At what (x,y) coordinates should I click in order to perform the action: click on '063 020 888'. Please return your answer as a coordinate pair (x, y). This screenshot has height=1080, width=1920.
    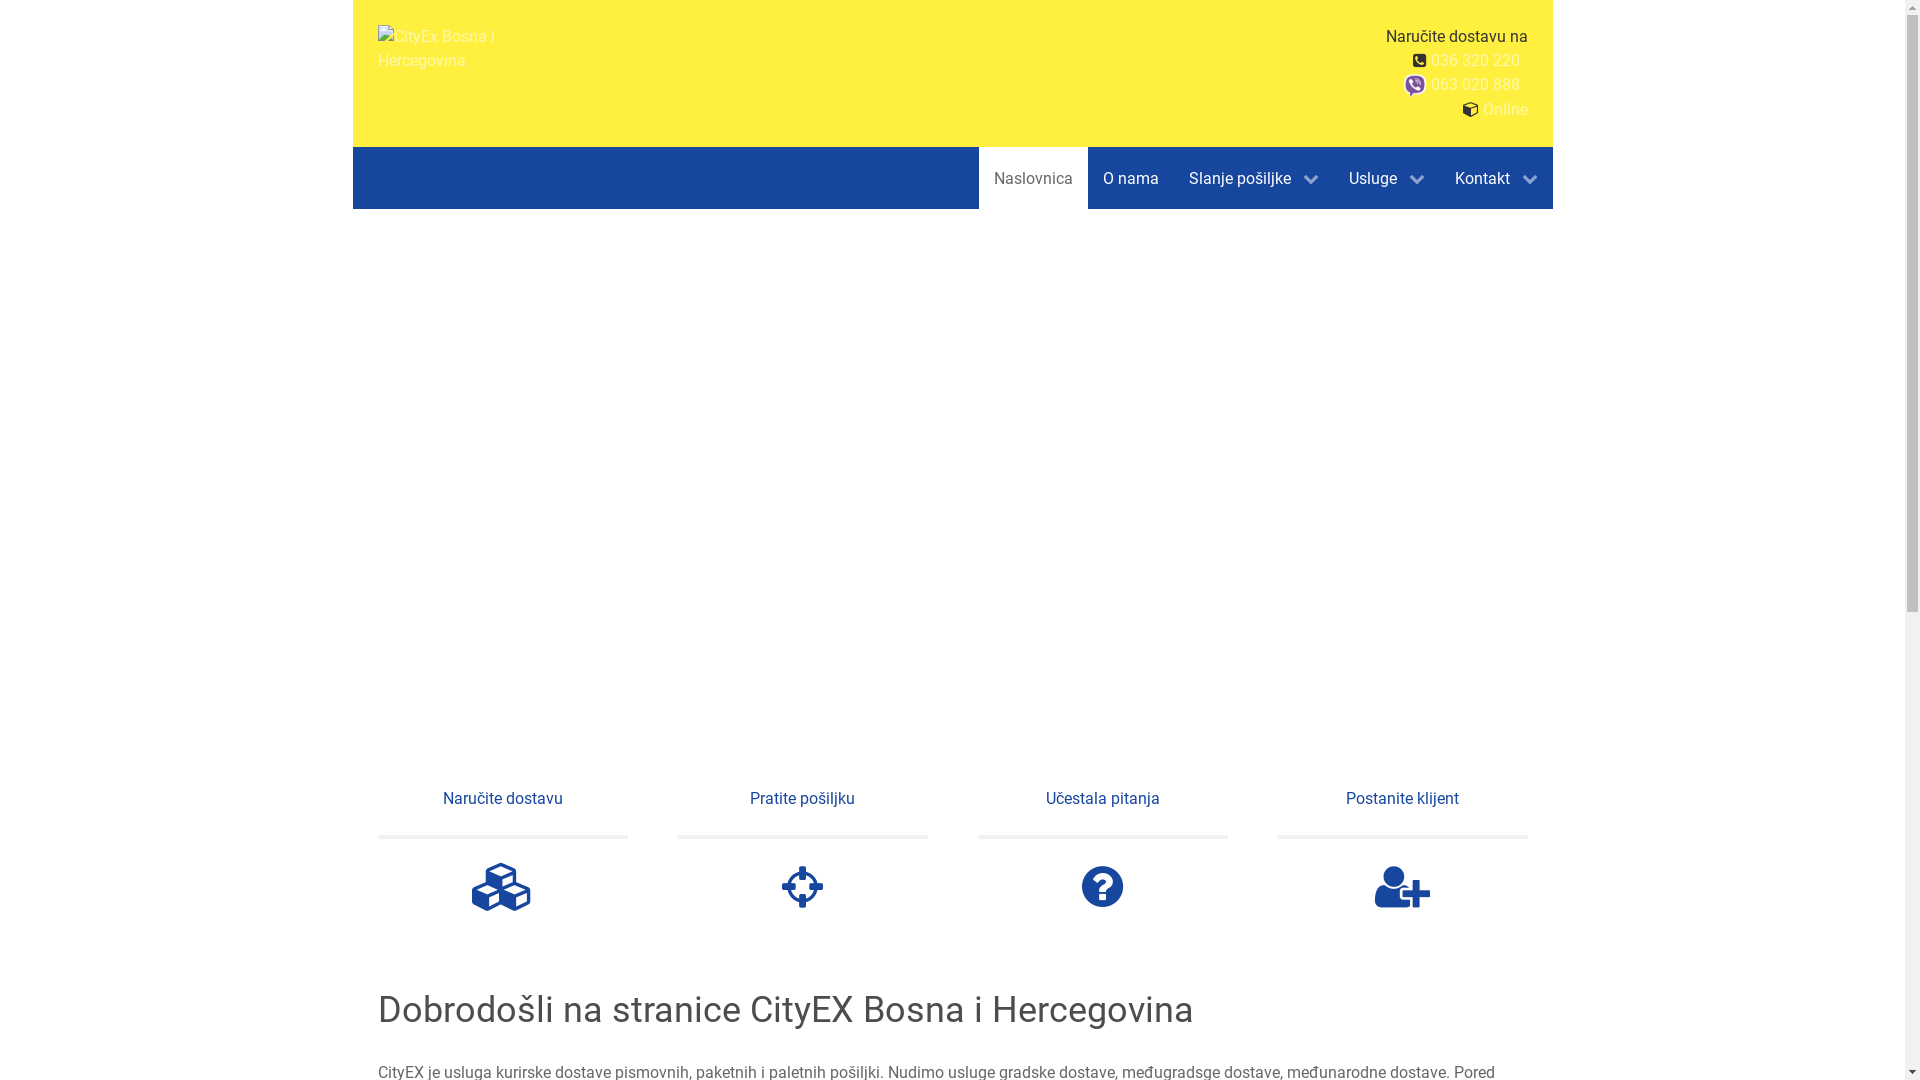
    Looking at the image, I should click on (1474, 83).